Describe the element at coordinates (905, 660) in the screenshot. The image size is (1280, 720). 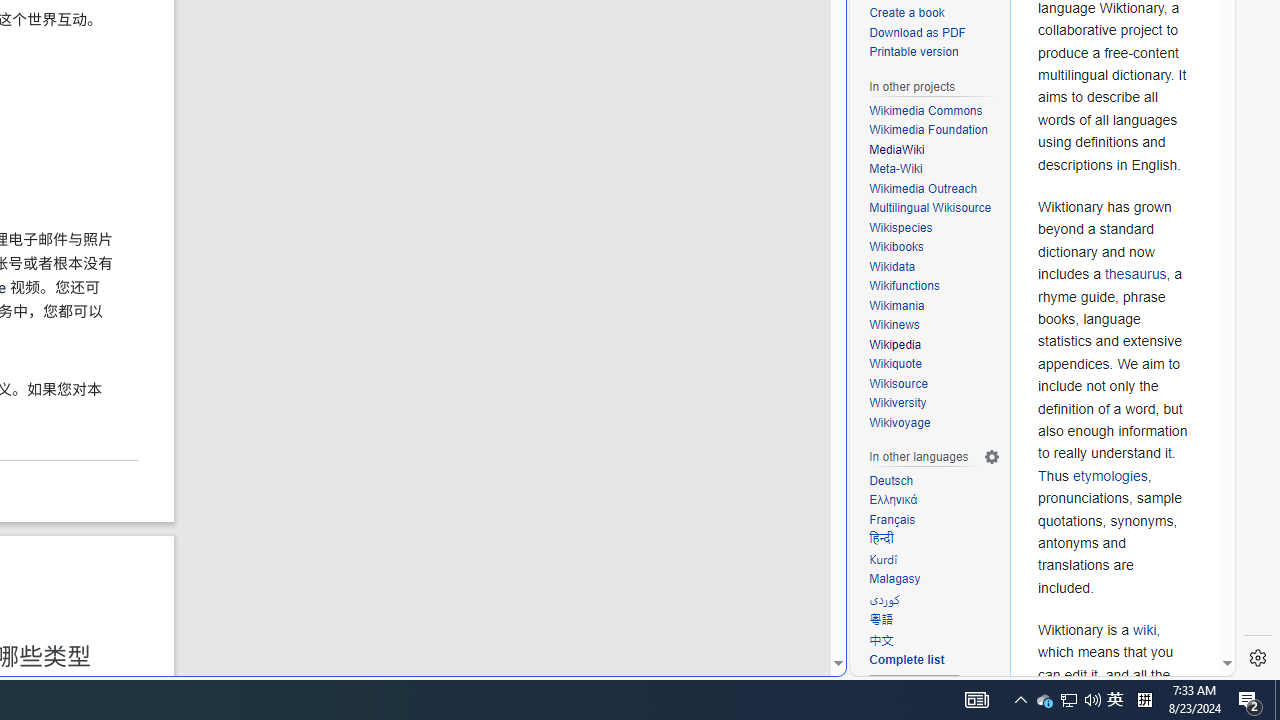
I see `'Complete list'` at that location.